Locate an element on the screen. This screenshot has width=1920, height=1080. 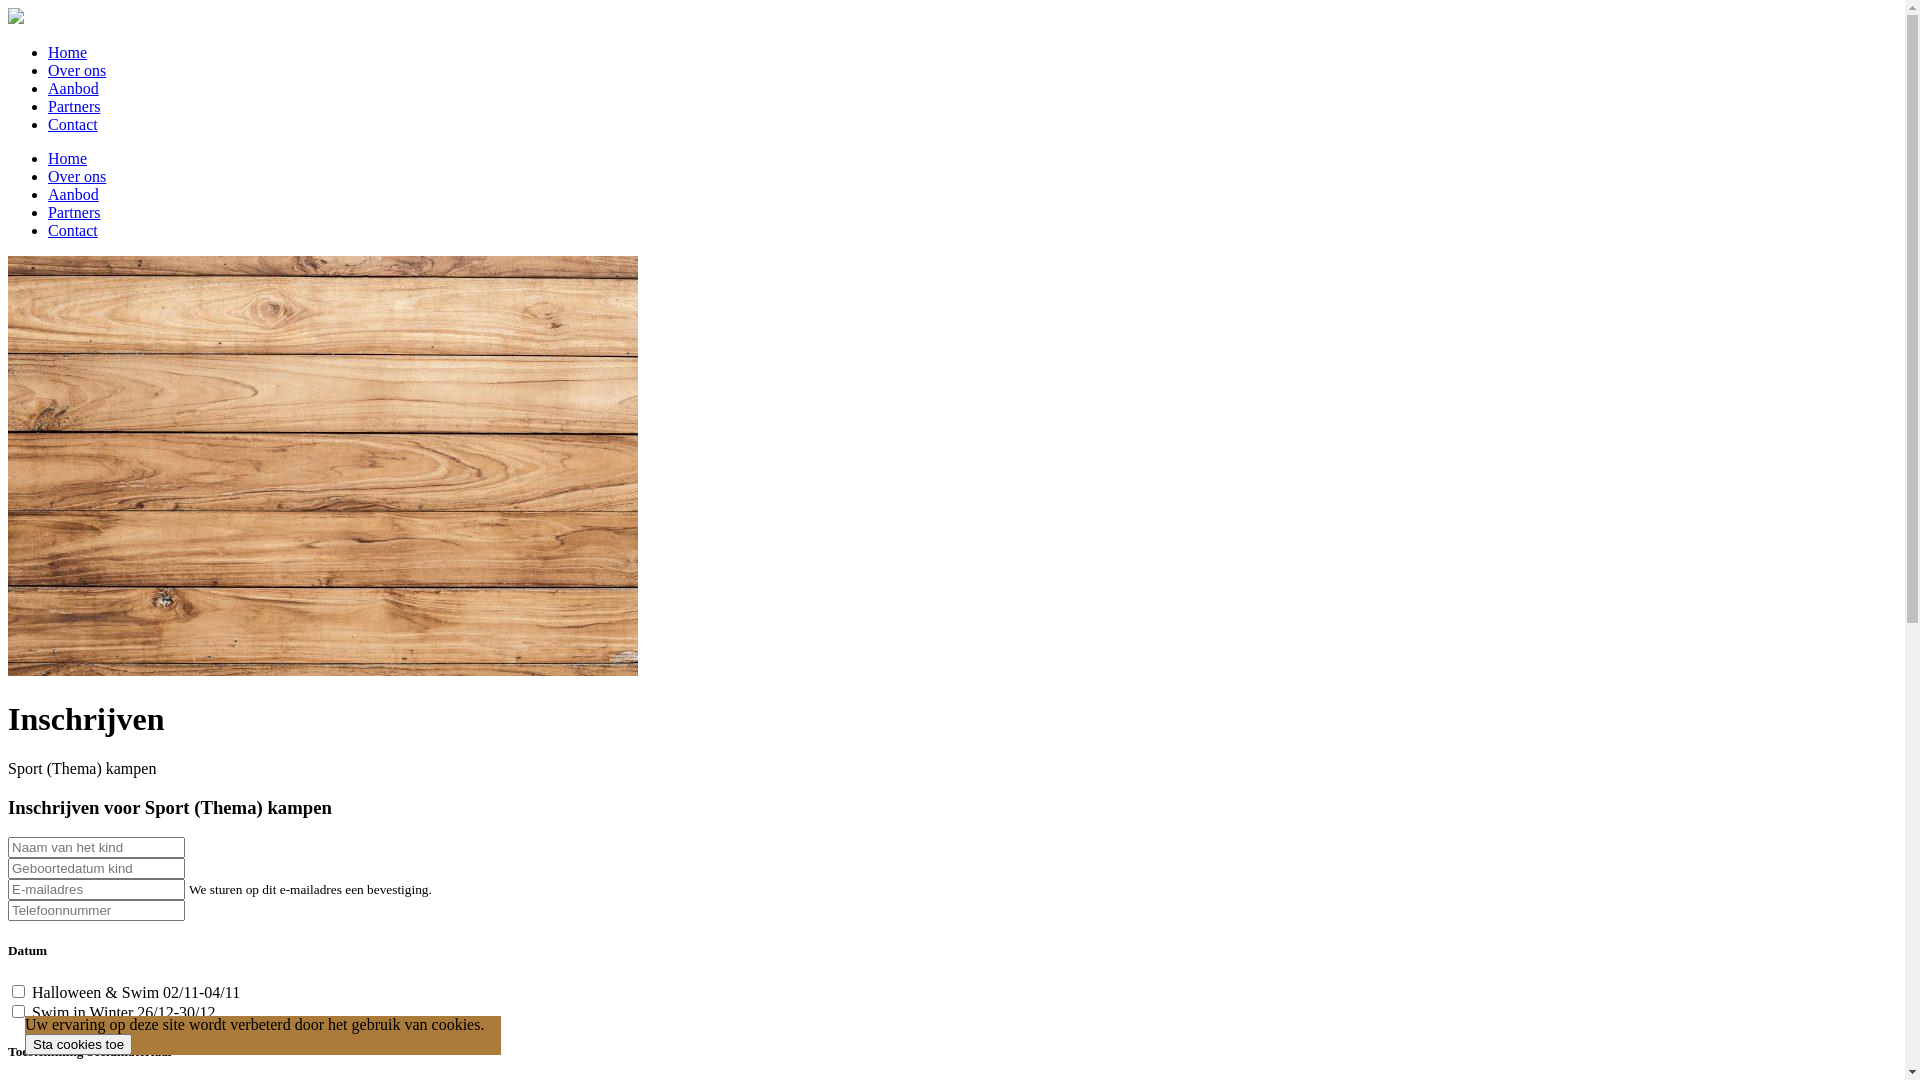
'Contact' is located at coordinates (72, 124).